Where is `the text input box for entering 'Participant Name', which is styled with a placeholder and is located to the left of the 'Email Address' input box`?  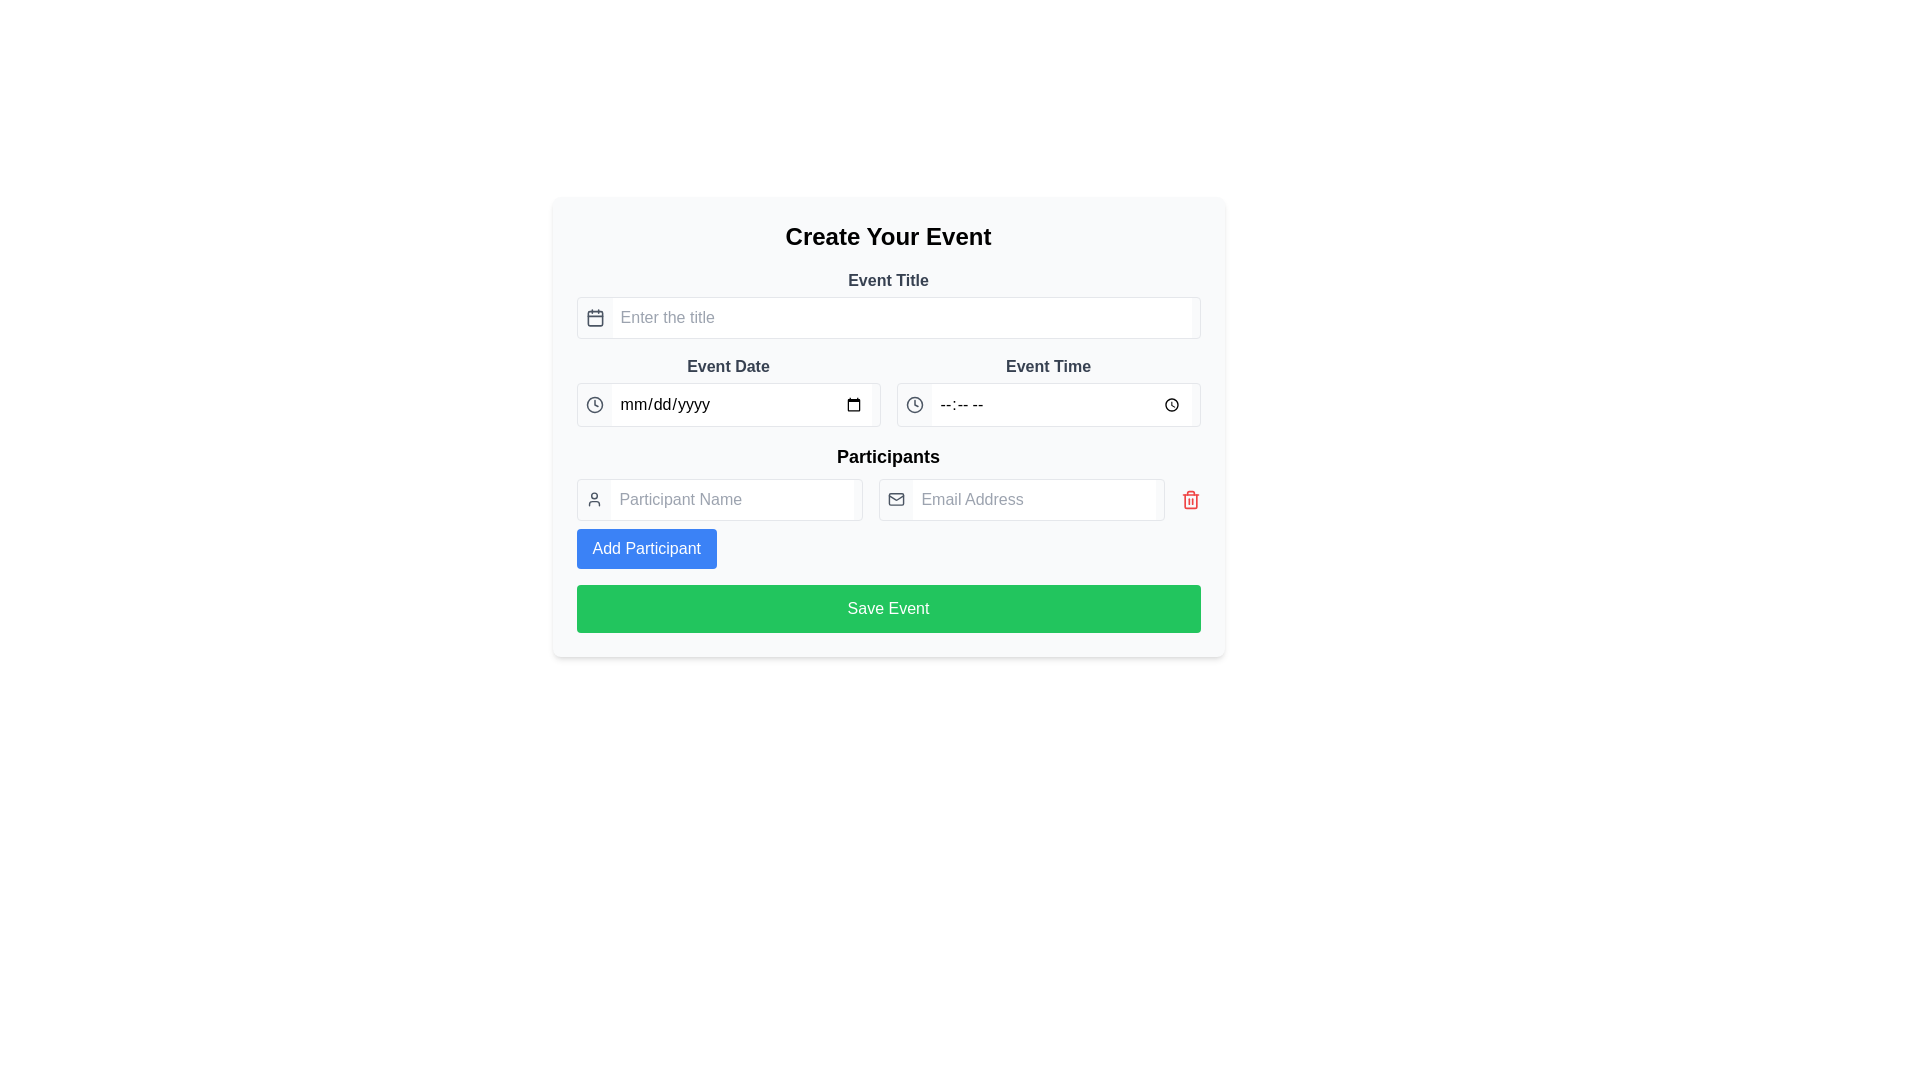
the text input box for entering 'Participant Name', which is styled with a placeholder and is located to the left of the 'Email Address' input box is located at coordinates (731, 499).